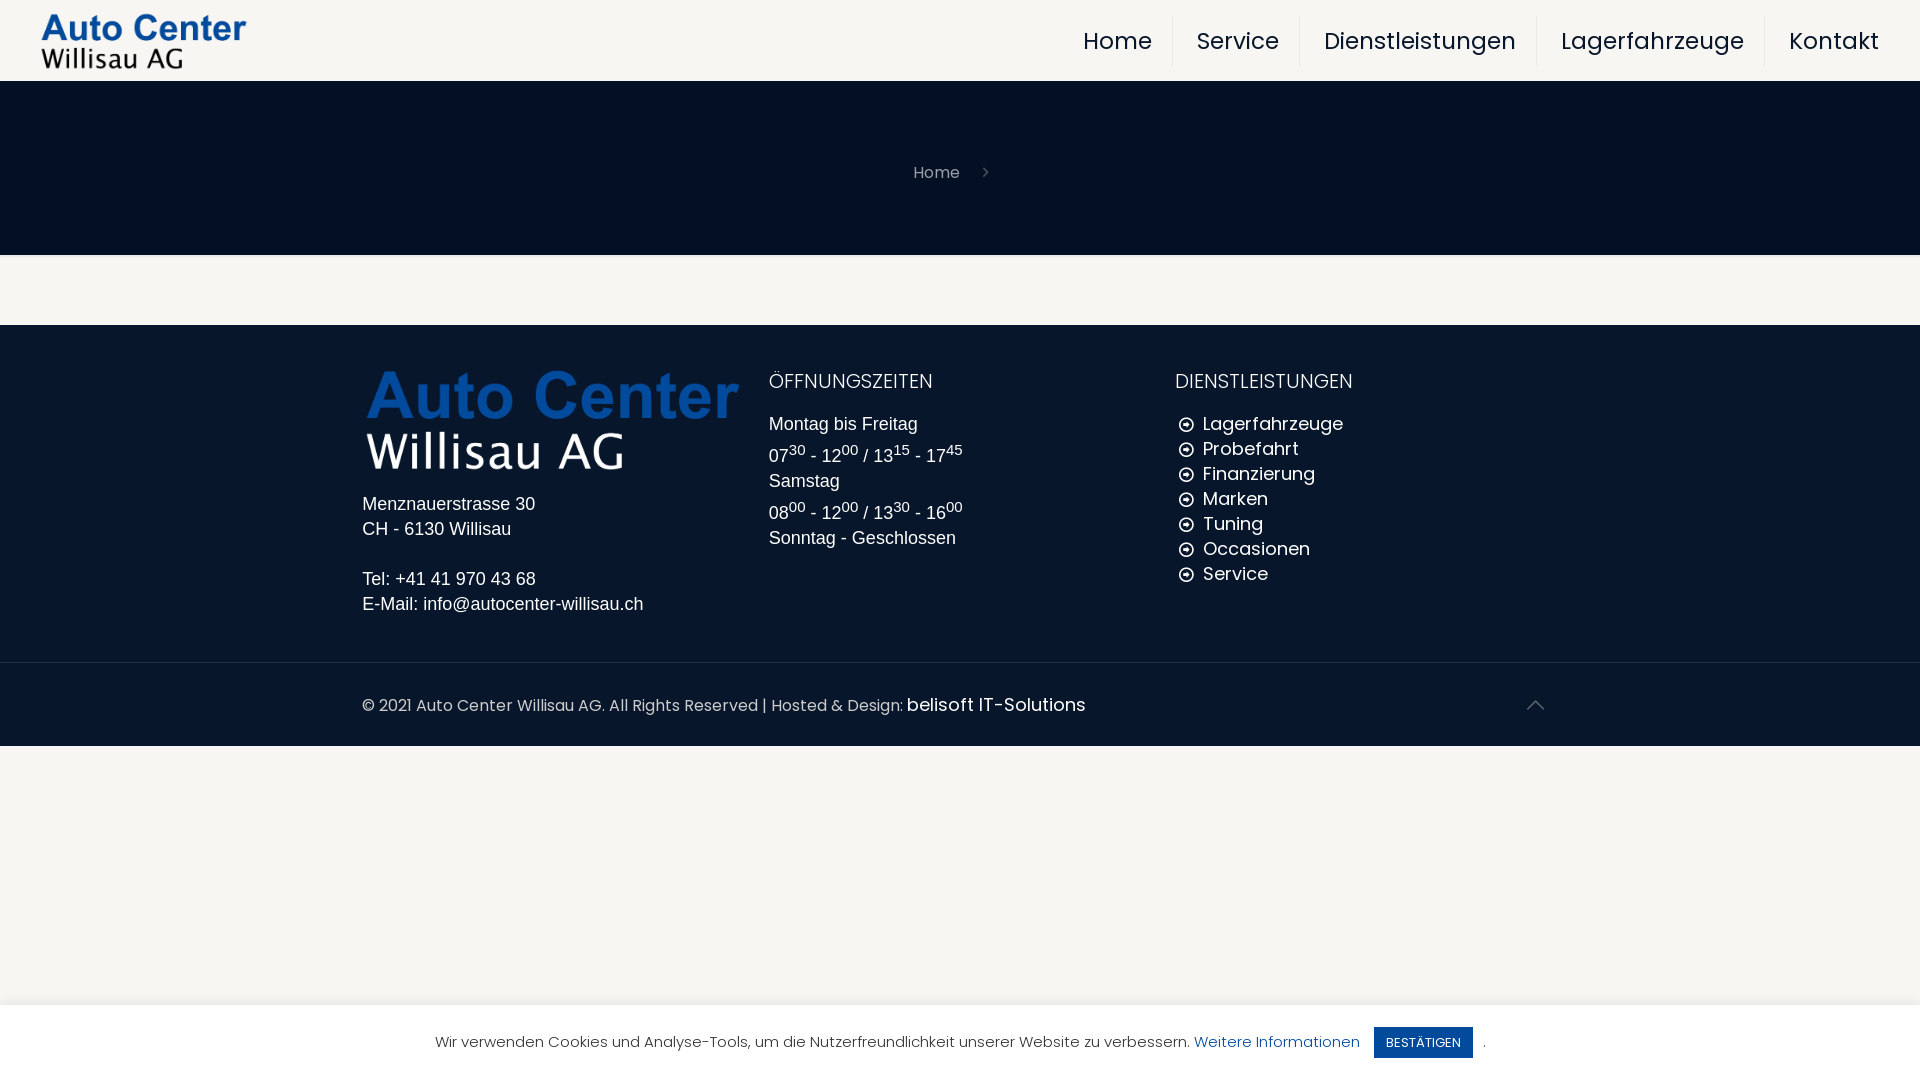 This screenshot has width=1920, height=1080. I want to click on 'Tuning', so click(1198, 522).